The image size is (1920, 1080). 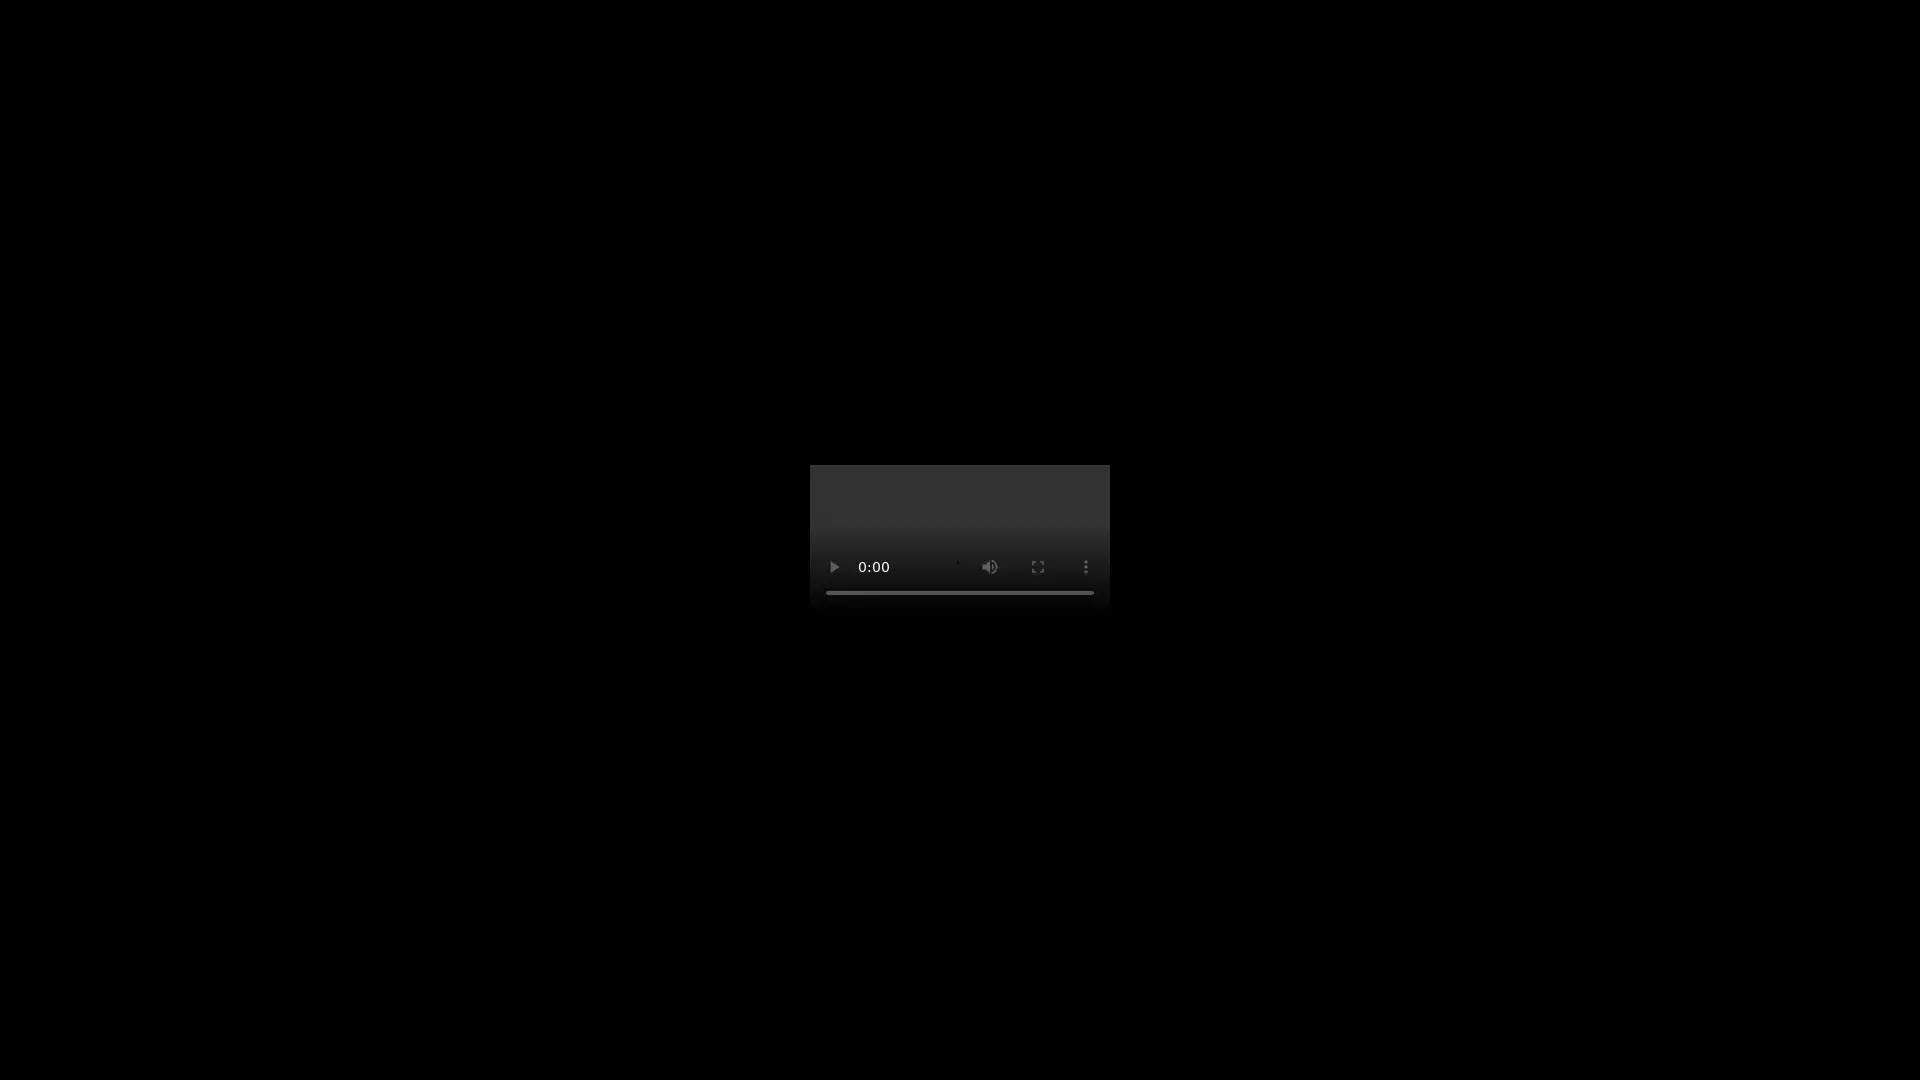 What do you see at coordinates (989, 567) in the screenshot?
I see `mute` at bounding box center [989, 567].